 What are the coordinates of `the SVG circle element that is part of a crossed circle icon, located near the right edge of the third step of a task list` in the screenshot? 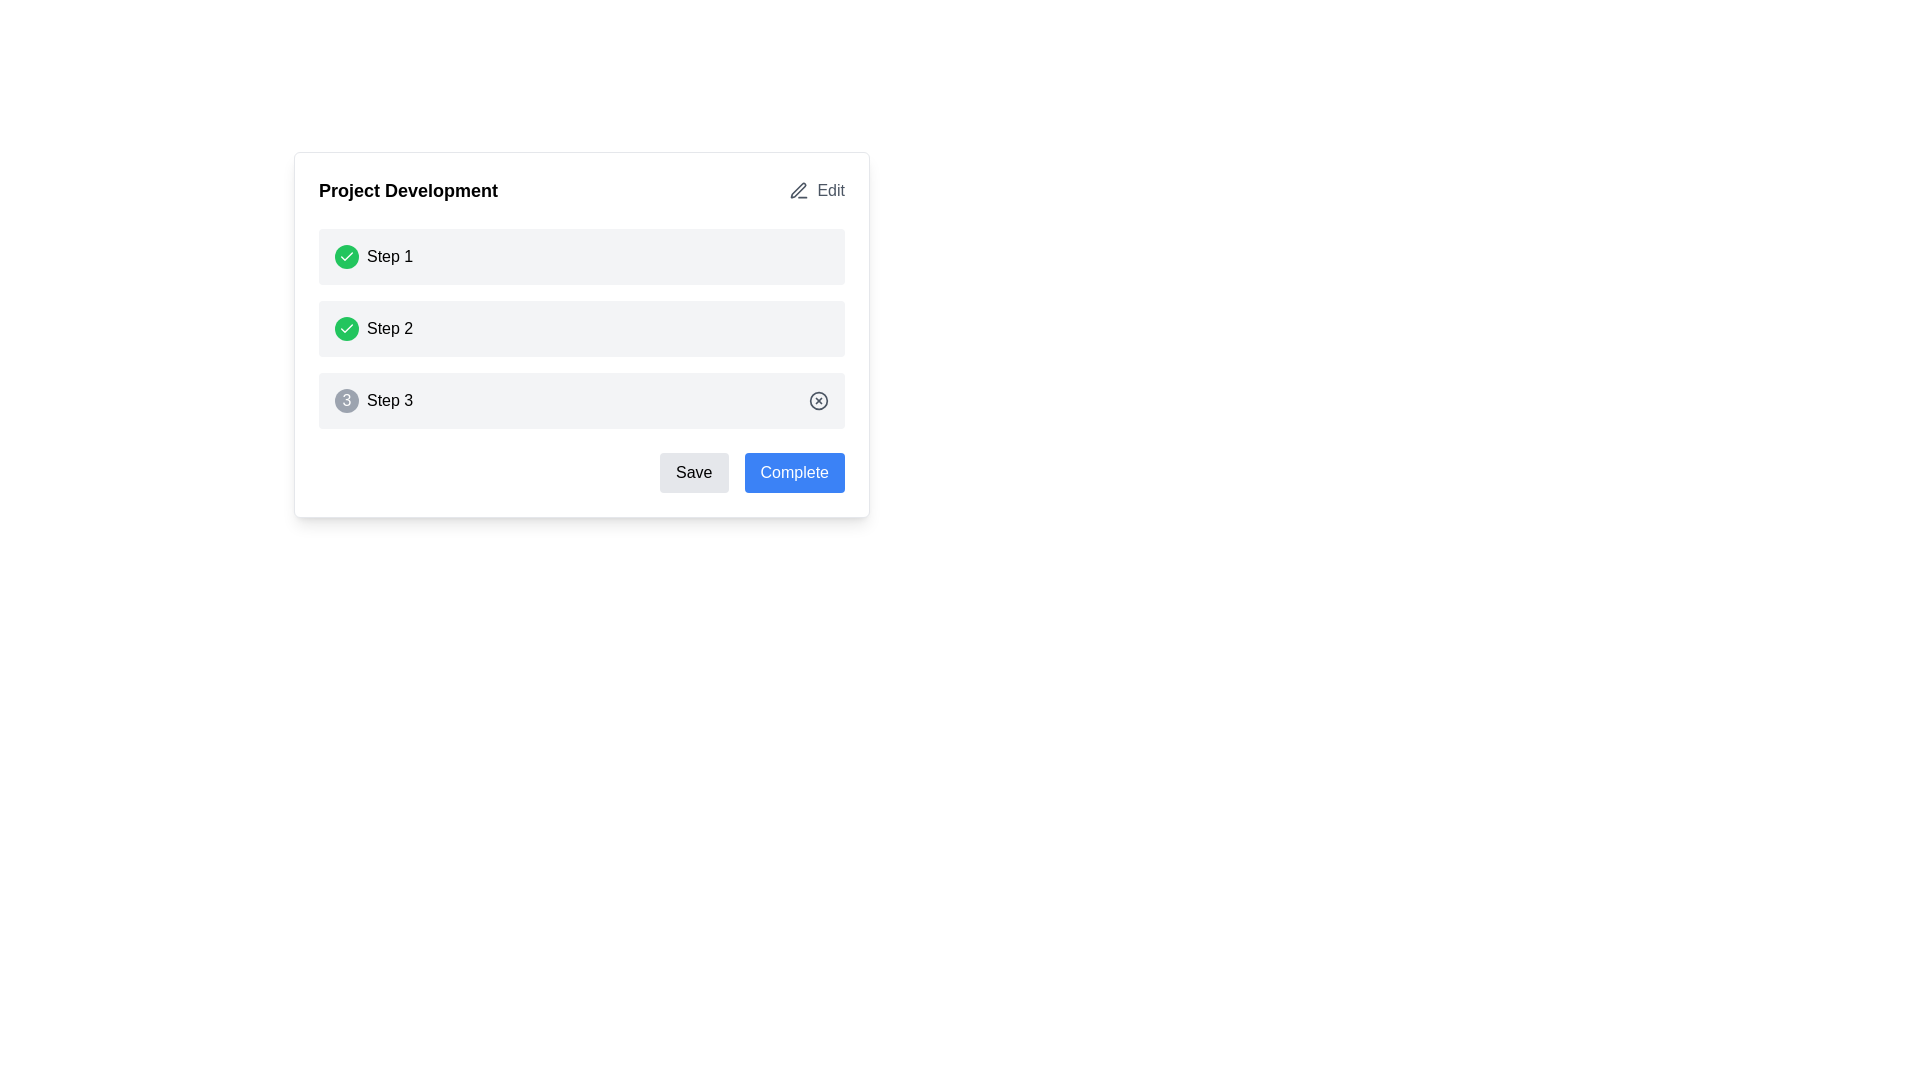 It's located at (819, 401).